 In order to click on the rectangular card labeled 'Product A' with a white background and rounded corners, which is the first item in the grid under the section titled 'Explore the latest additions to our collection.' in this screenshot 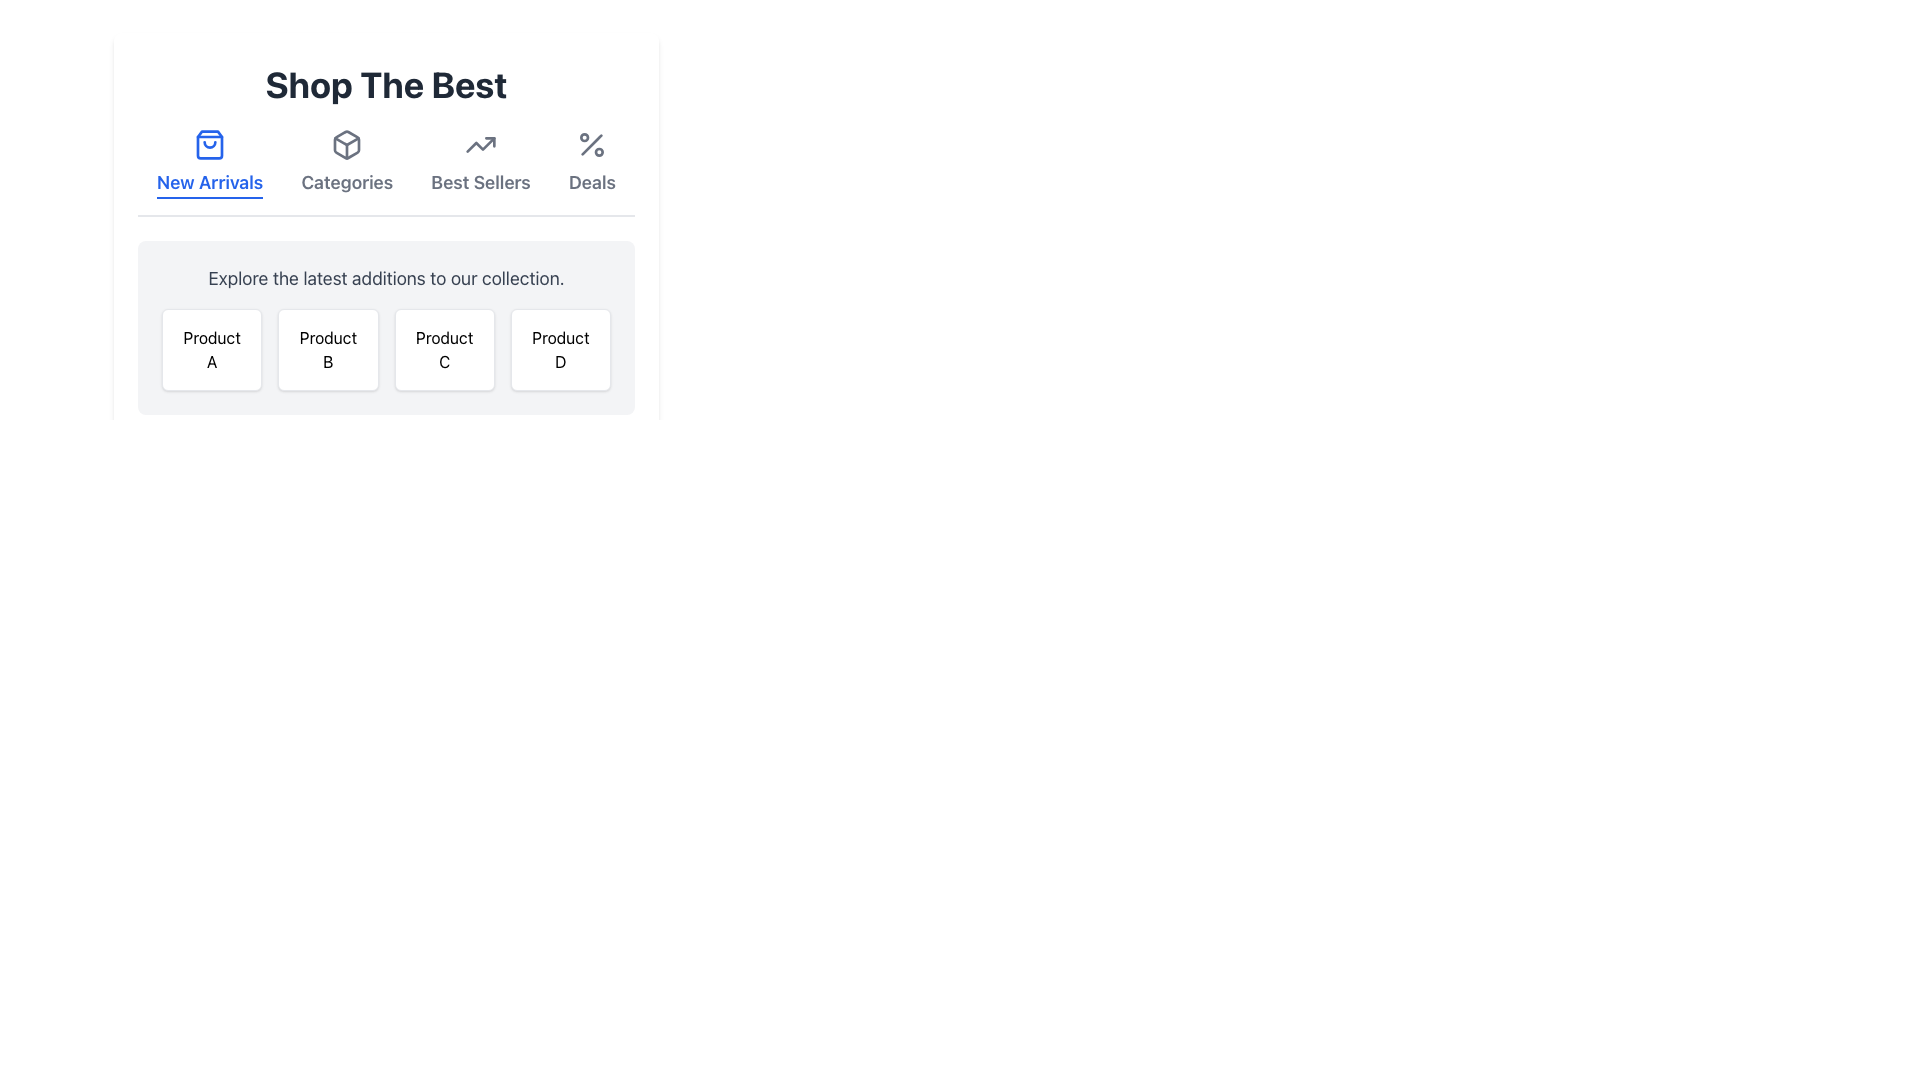, I will do `click(212, 349)`.